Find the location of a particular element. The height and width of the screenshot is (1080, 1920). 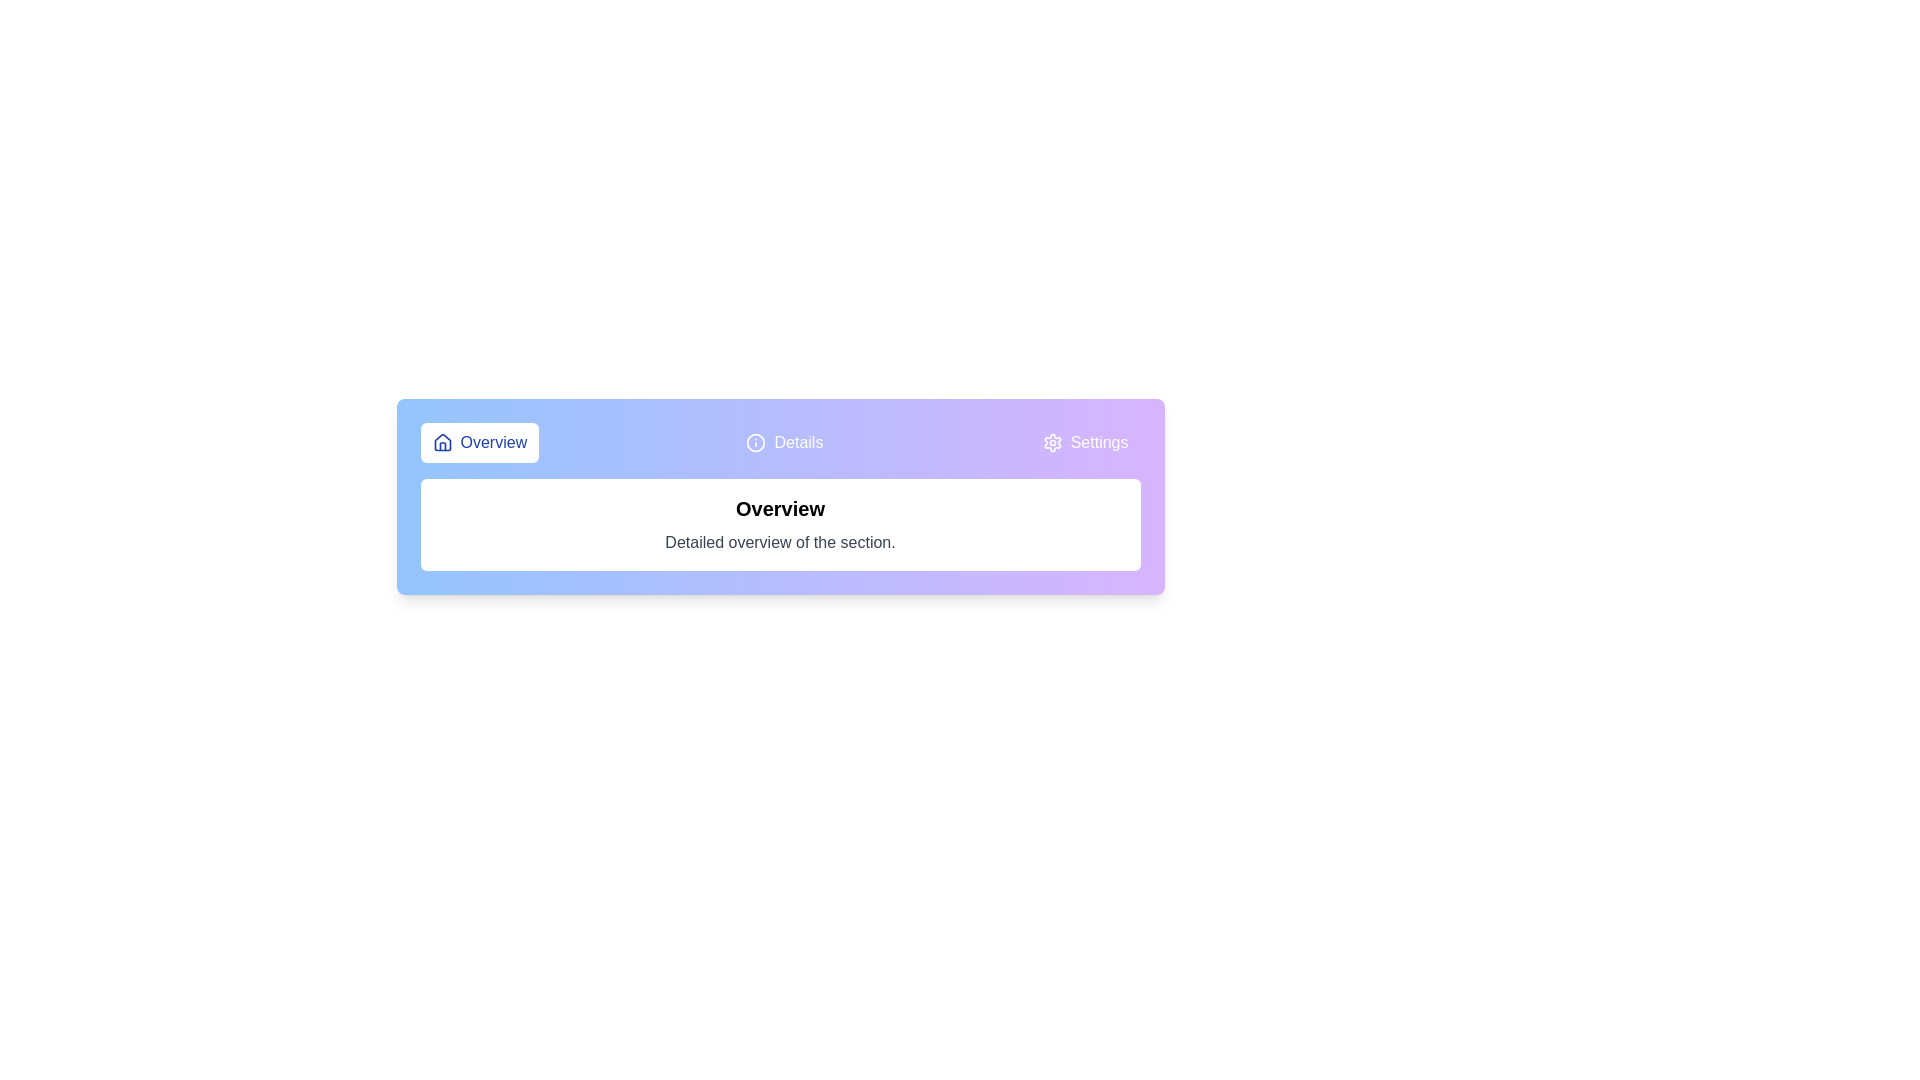

the house-like icon representing navigation within the blue-background area labeled 'Overview' if it is interactive is located at coordinates (441, 441).